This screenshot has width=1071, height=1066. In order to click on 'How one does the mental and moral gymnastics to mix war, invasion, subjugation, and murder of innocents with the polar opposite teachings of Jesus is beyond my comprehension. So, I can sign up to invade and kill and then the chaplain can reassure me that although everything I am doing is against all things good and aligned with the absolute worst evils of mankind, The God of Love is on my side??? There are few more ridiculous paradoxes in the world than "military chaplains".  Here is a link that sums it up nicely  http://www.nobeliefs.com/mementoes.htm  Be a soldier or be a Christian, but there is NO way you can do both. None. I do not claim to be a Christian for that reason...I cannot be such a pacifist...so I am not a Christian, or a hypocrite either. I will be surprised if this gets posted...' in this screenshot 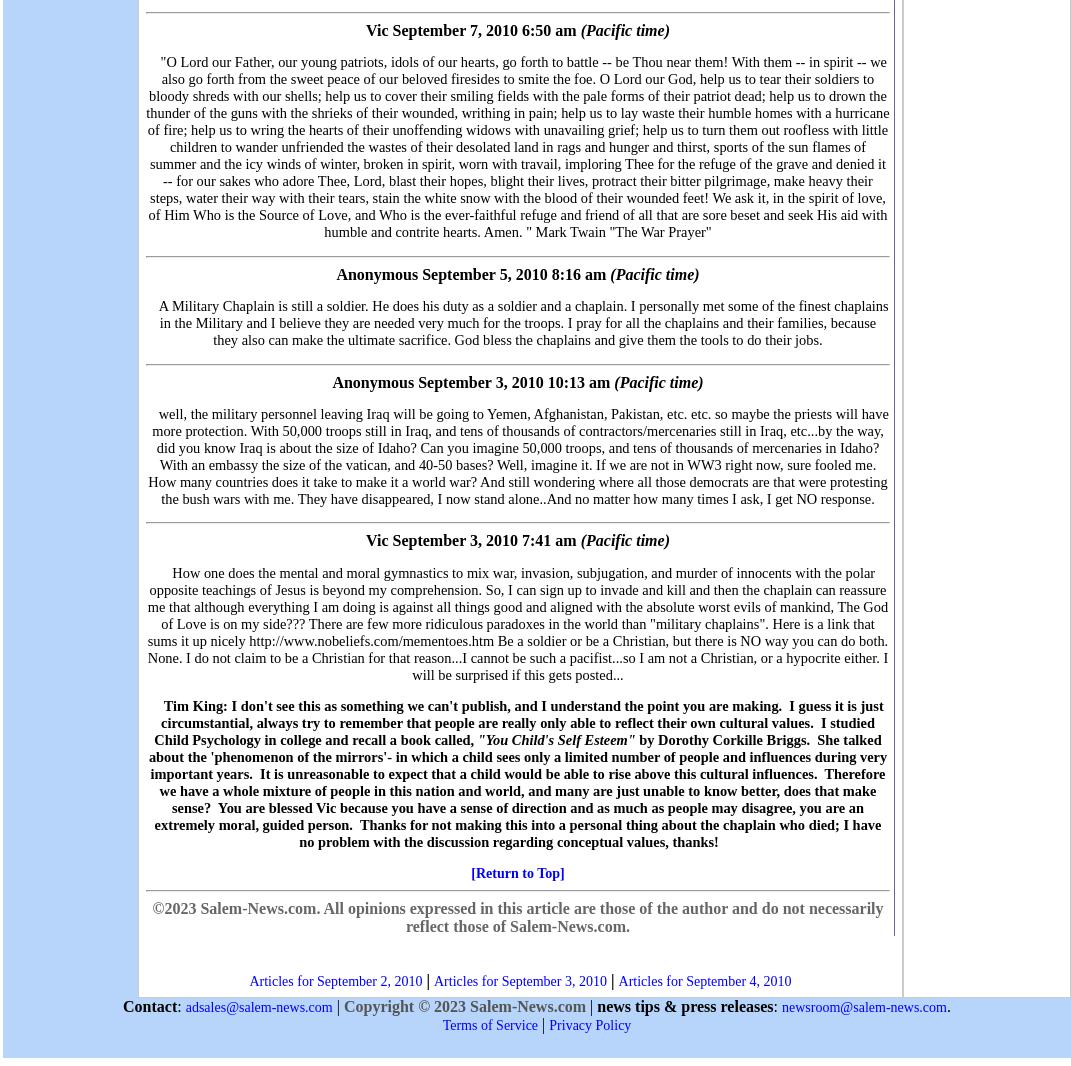, I will do `click(516, 621)`.